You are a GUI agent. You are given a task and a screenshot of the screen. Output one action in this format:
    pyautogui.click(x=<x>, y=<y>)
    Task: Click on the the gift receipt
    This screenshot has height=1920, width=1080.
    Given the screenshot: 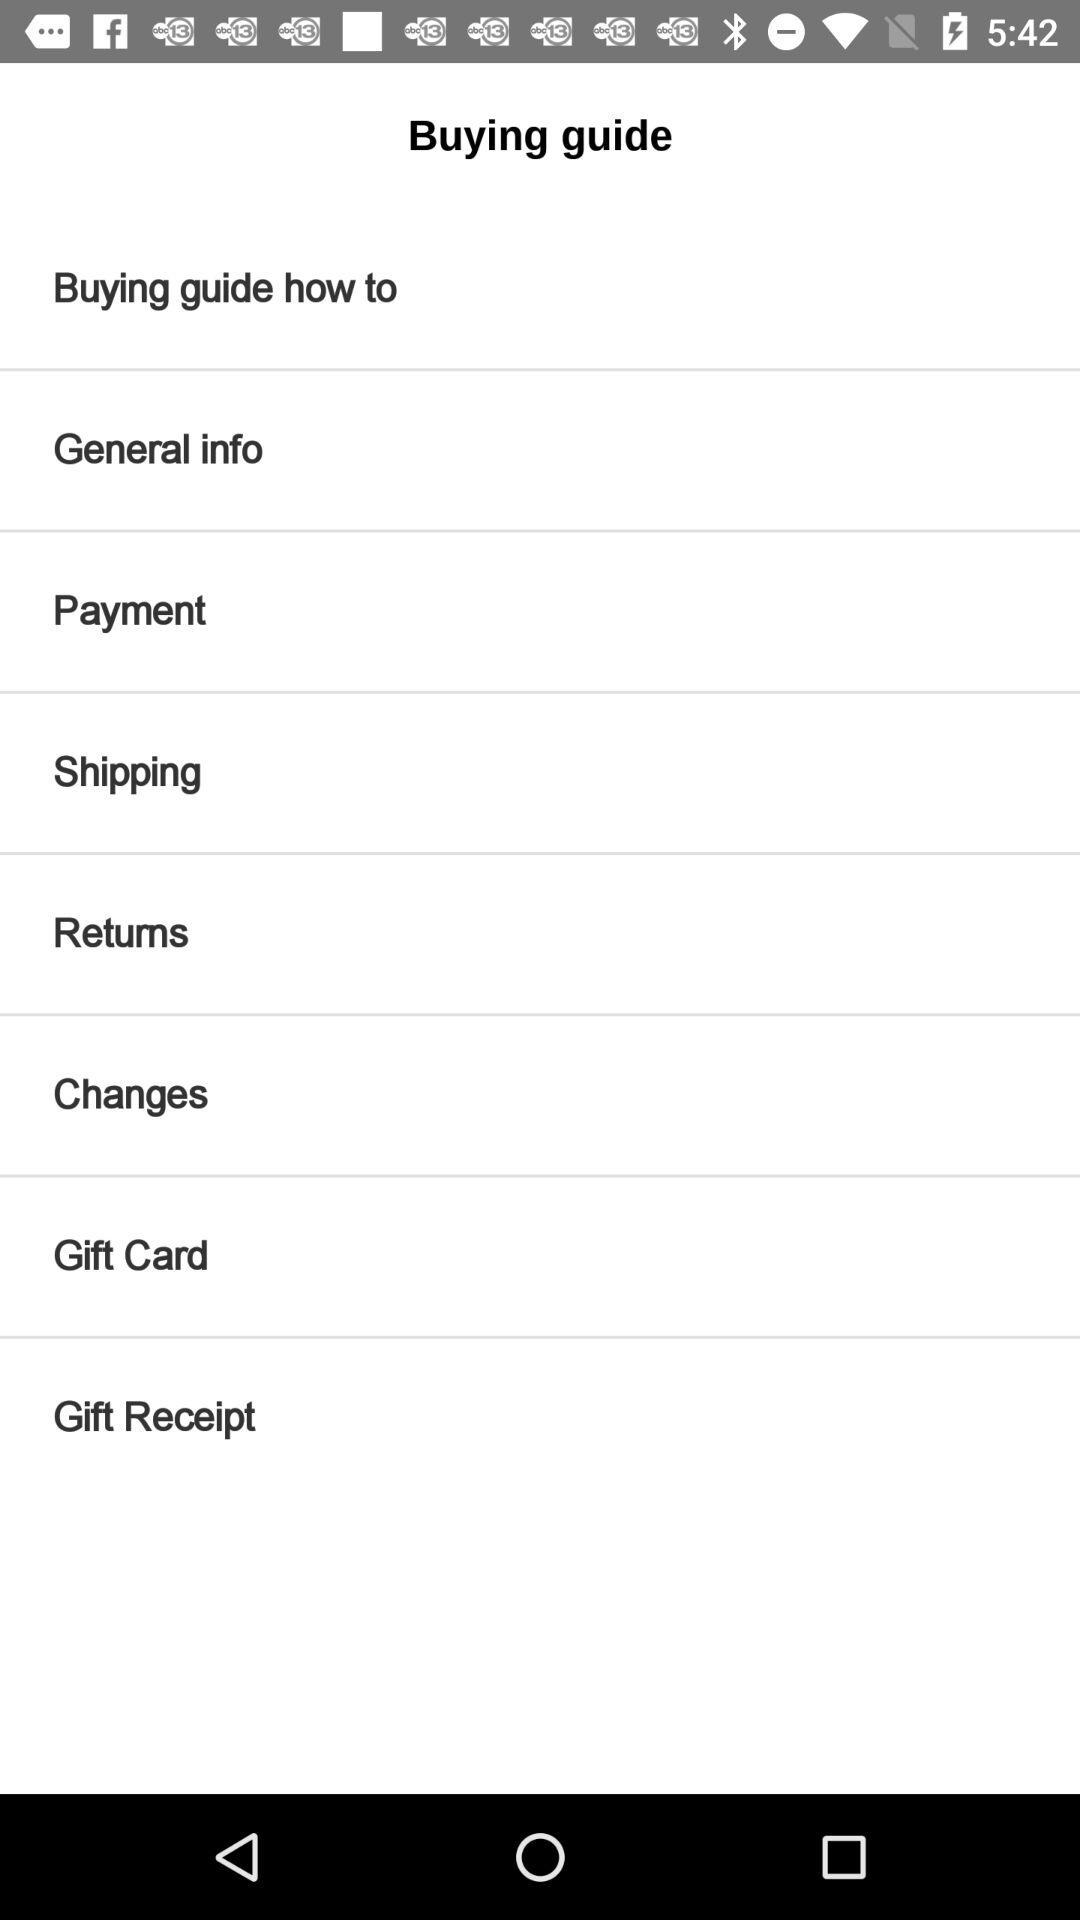 What is the action you would take?
    pyautogui.click(x=540, y=1416)
    